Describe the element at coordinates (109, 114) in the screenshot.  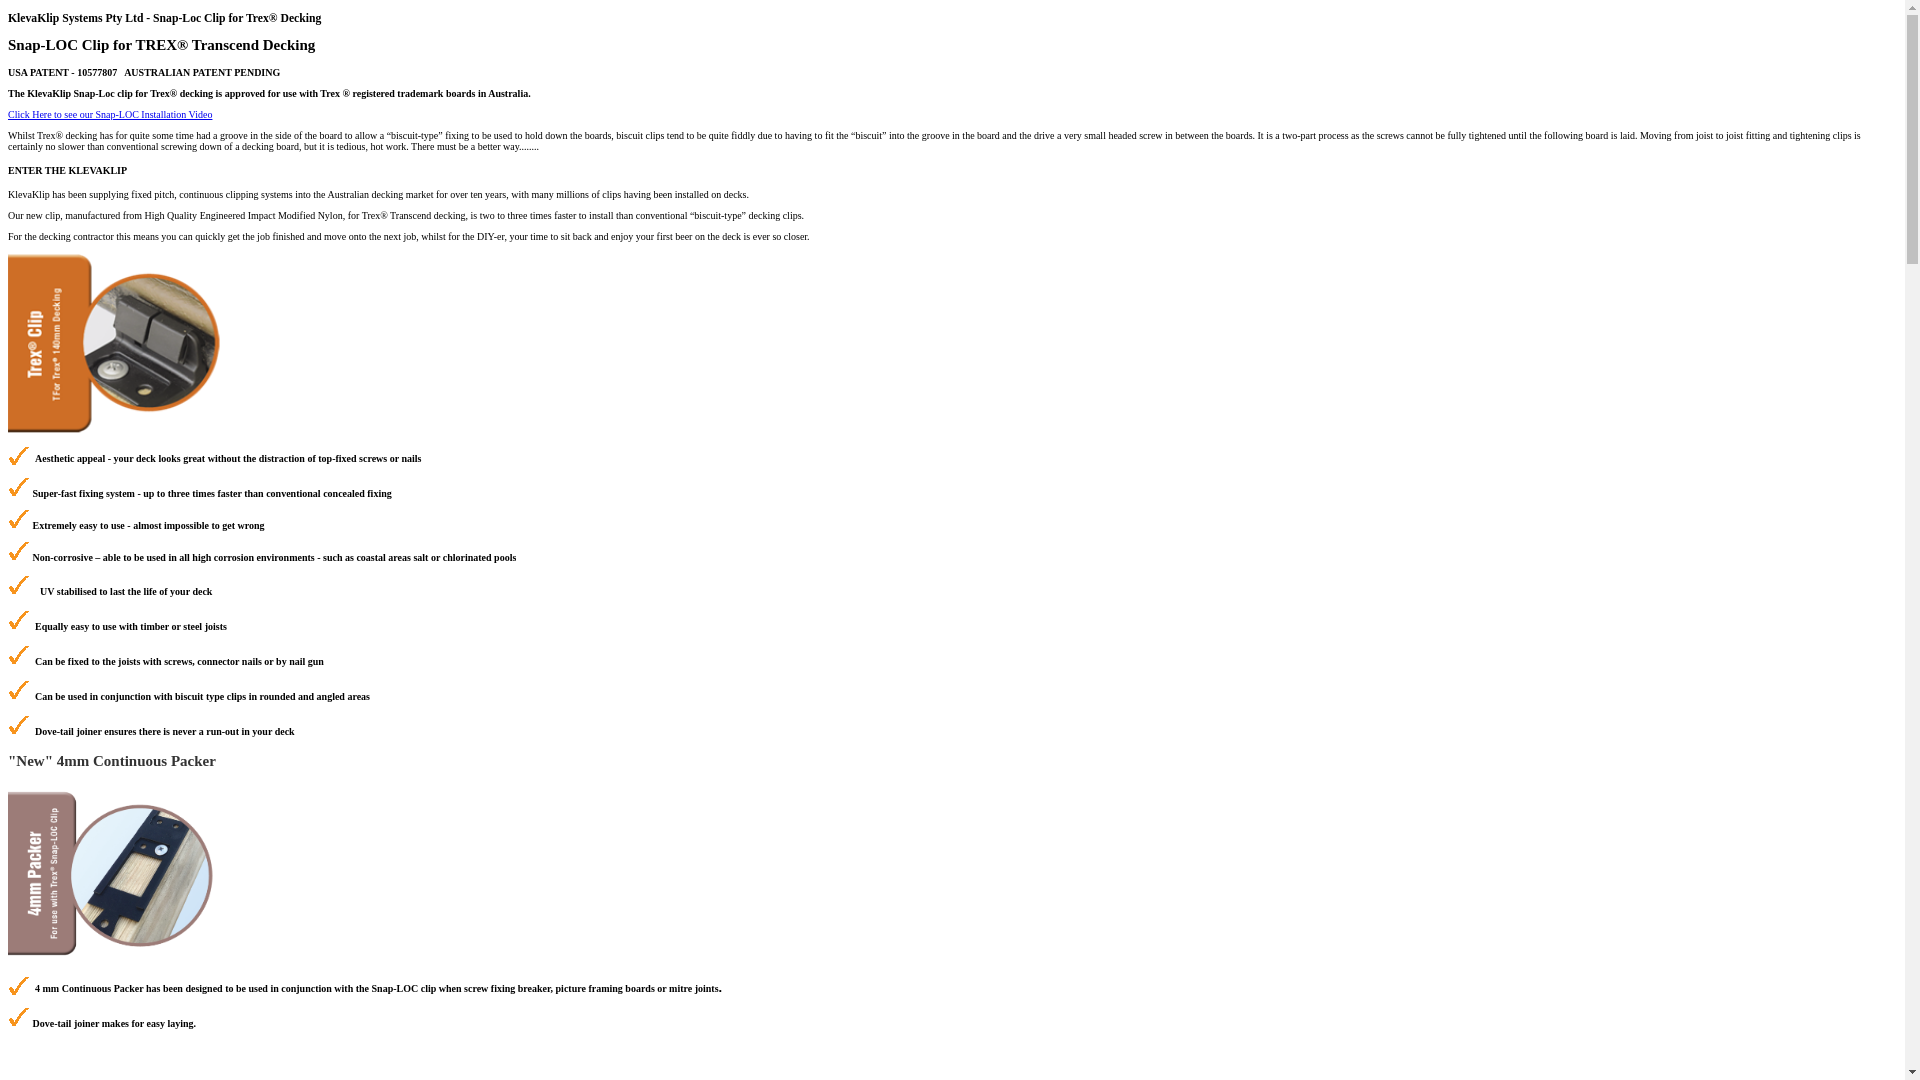
I see `'Click Here to see our Snap-LOC Installation Video'` at that location.